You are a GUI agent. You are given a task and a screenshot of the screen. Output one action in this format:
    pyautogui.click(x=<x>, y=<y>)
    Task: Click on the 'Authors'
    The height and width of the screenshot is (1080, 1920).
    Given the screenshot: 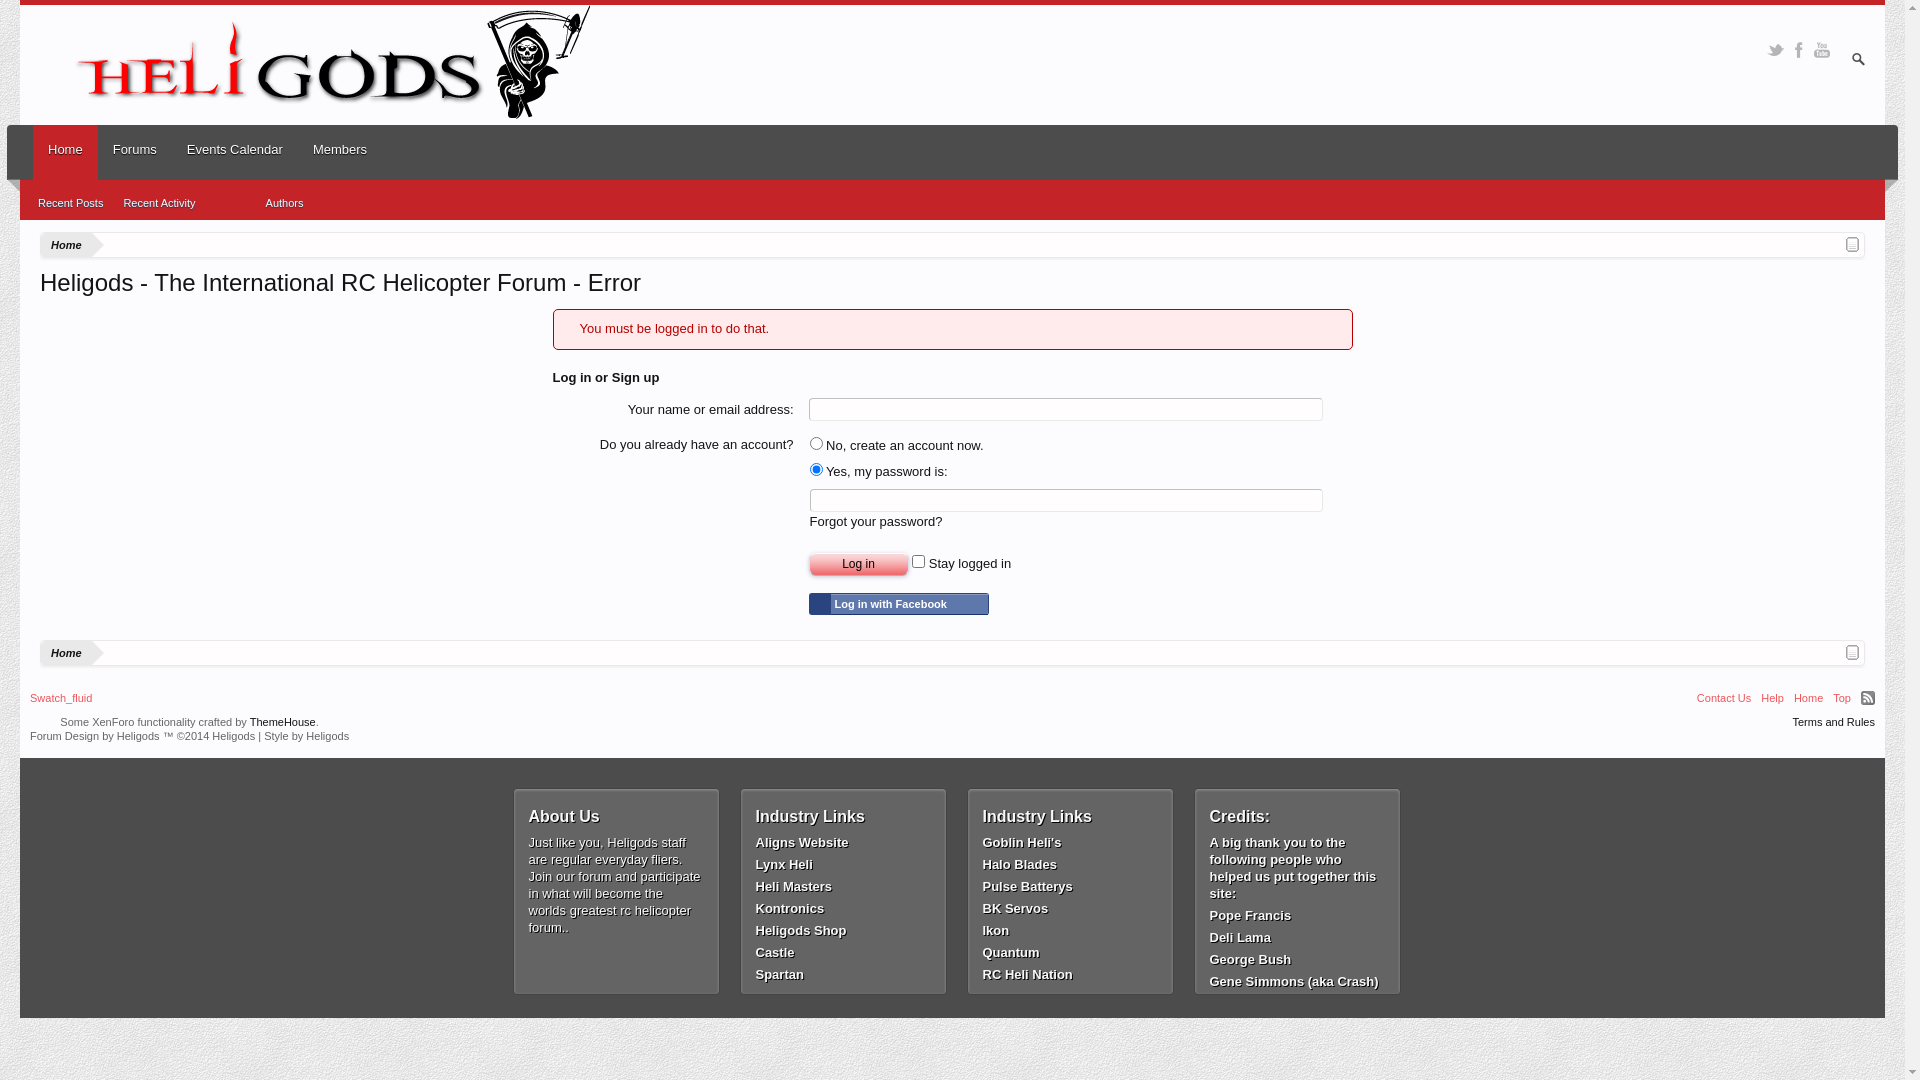 What is the action you would take?
    pyautogui.click(x=283, y=201)
    